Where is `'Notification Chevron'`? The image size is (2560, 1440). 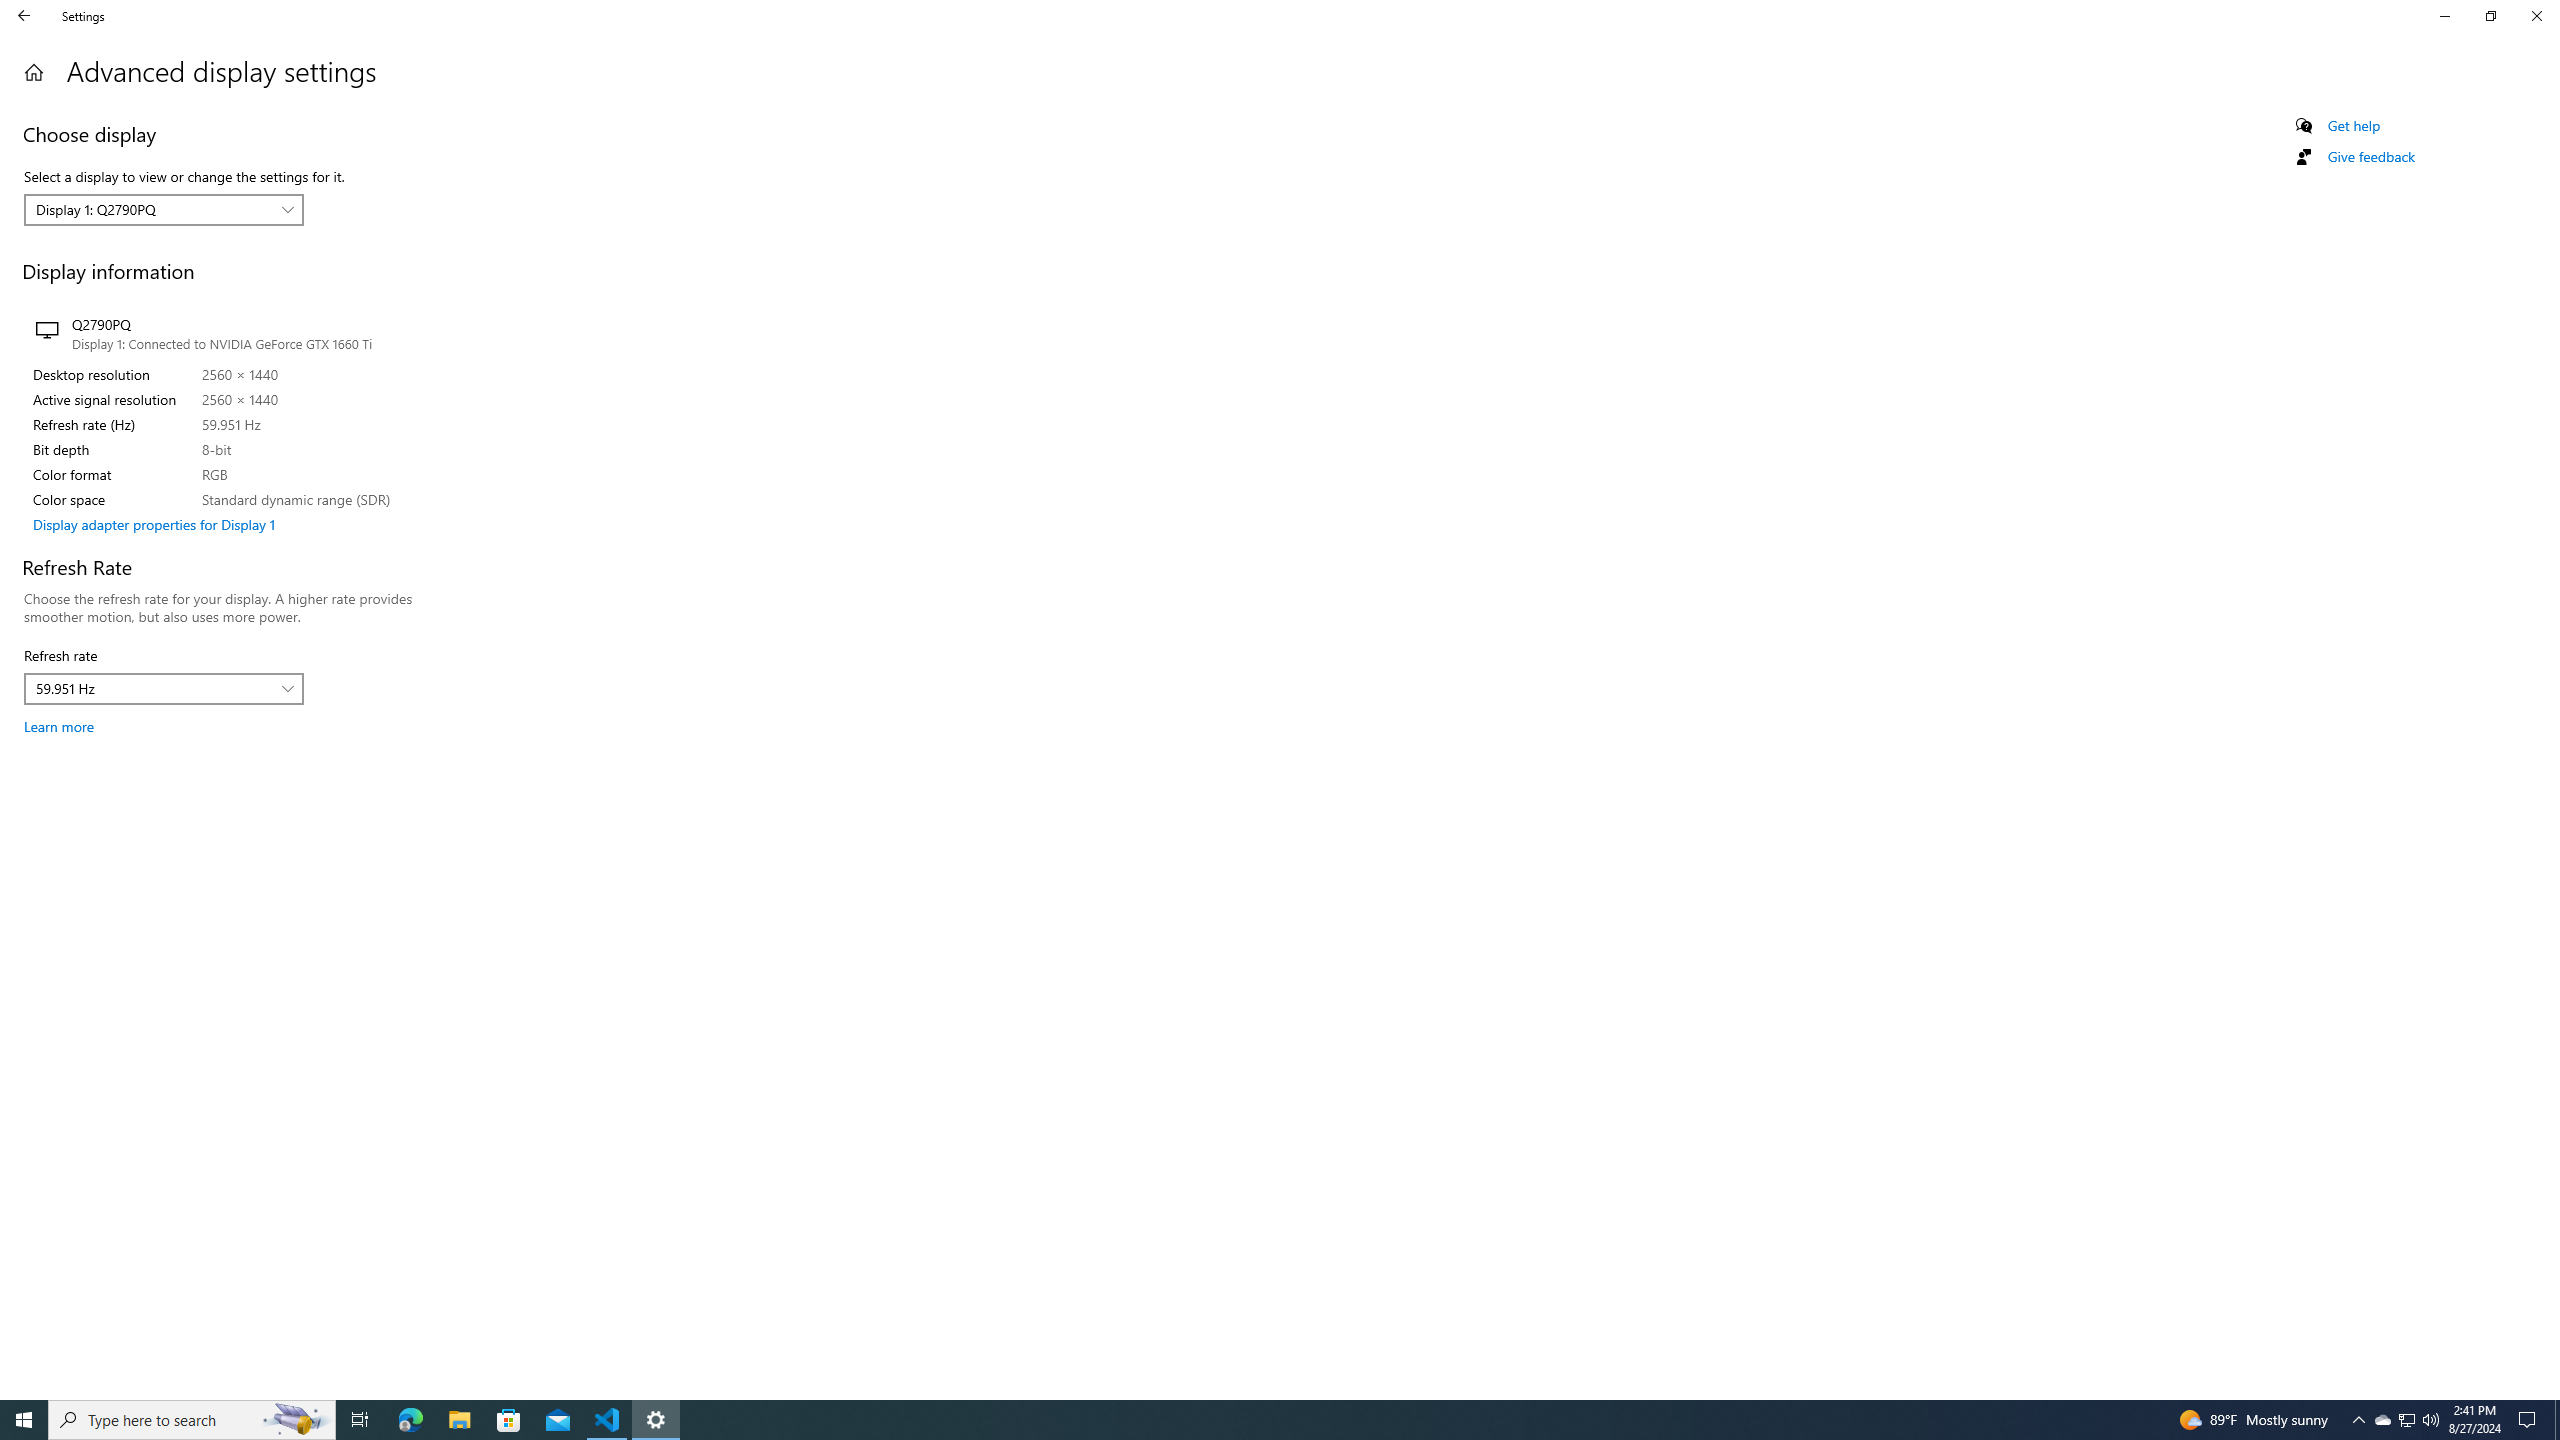
'Notification Chevron' is located at coordinates (2405, 1418).